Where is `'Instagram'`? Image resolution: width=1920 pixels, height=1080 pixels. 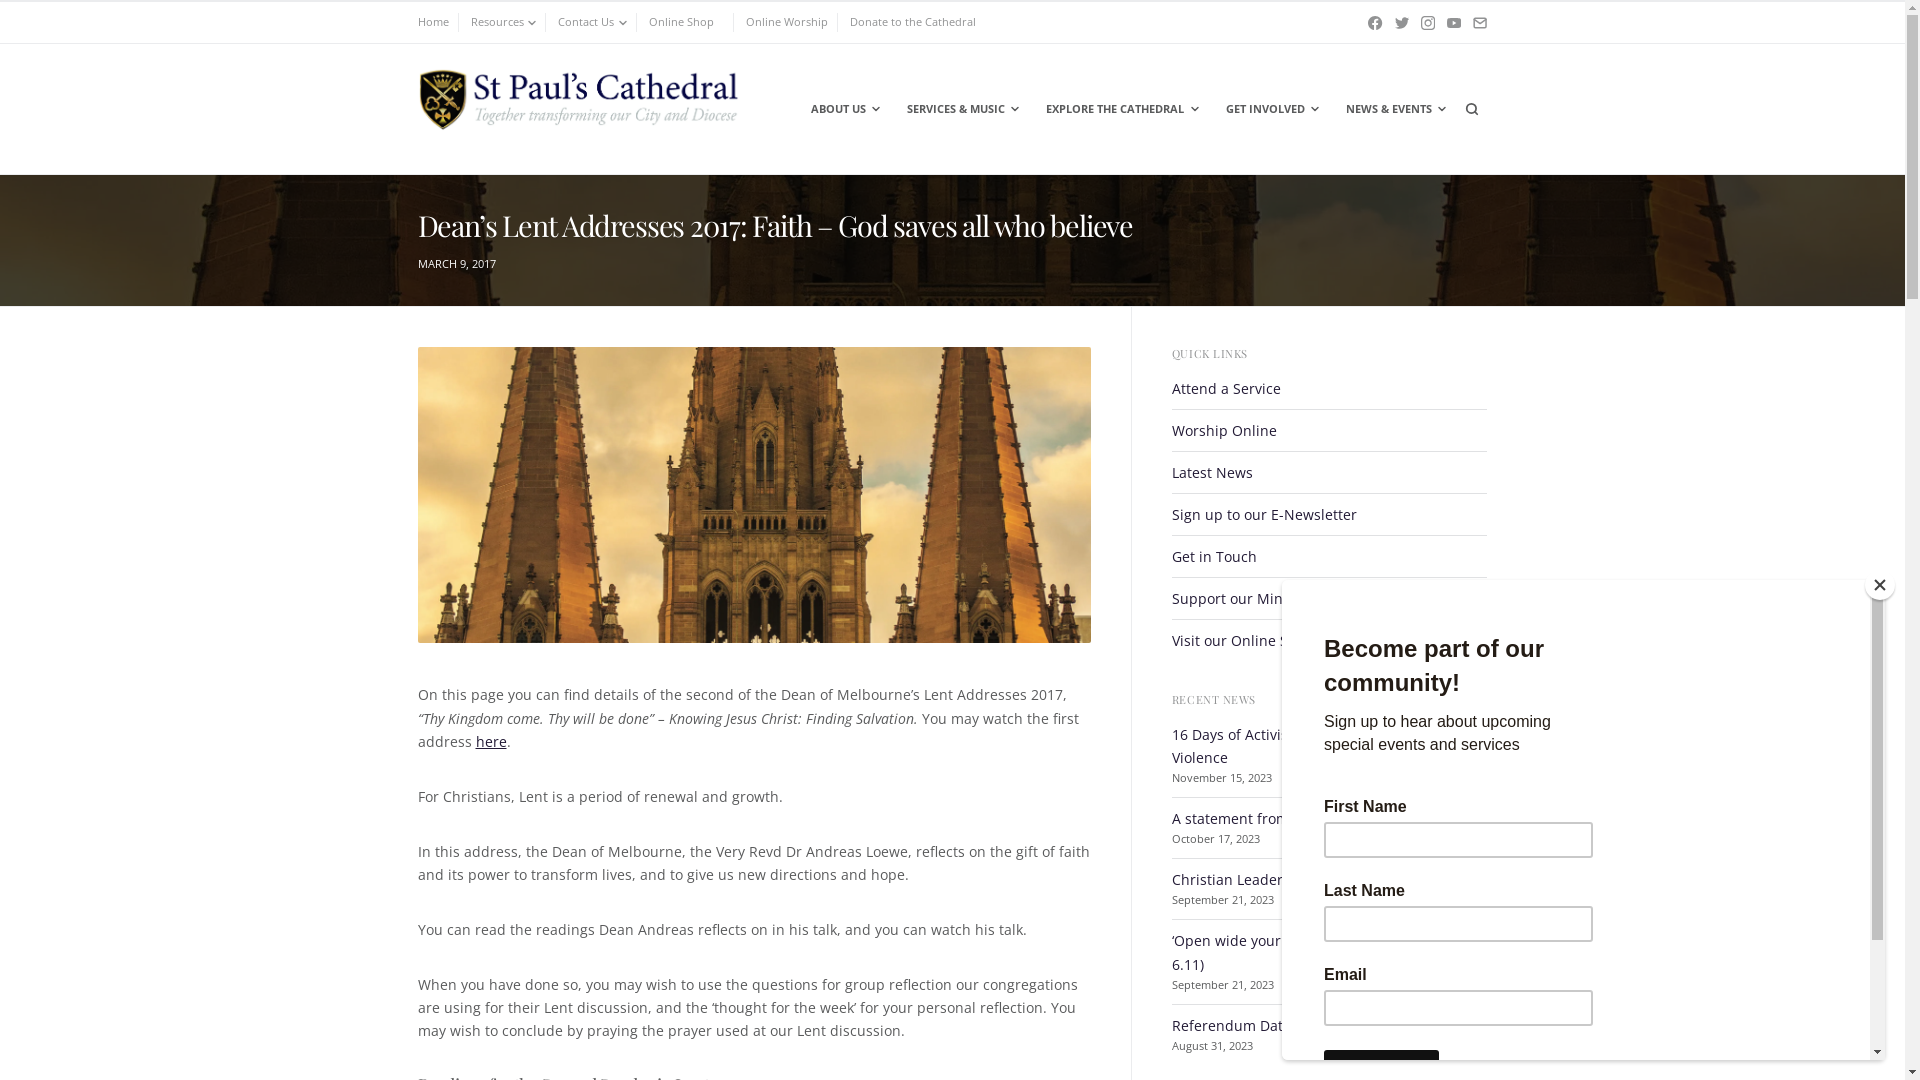
'Instagram' is located at coordinates (1427, 22).